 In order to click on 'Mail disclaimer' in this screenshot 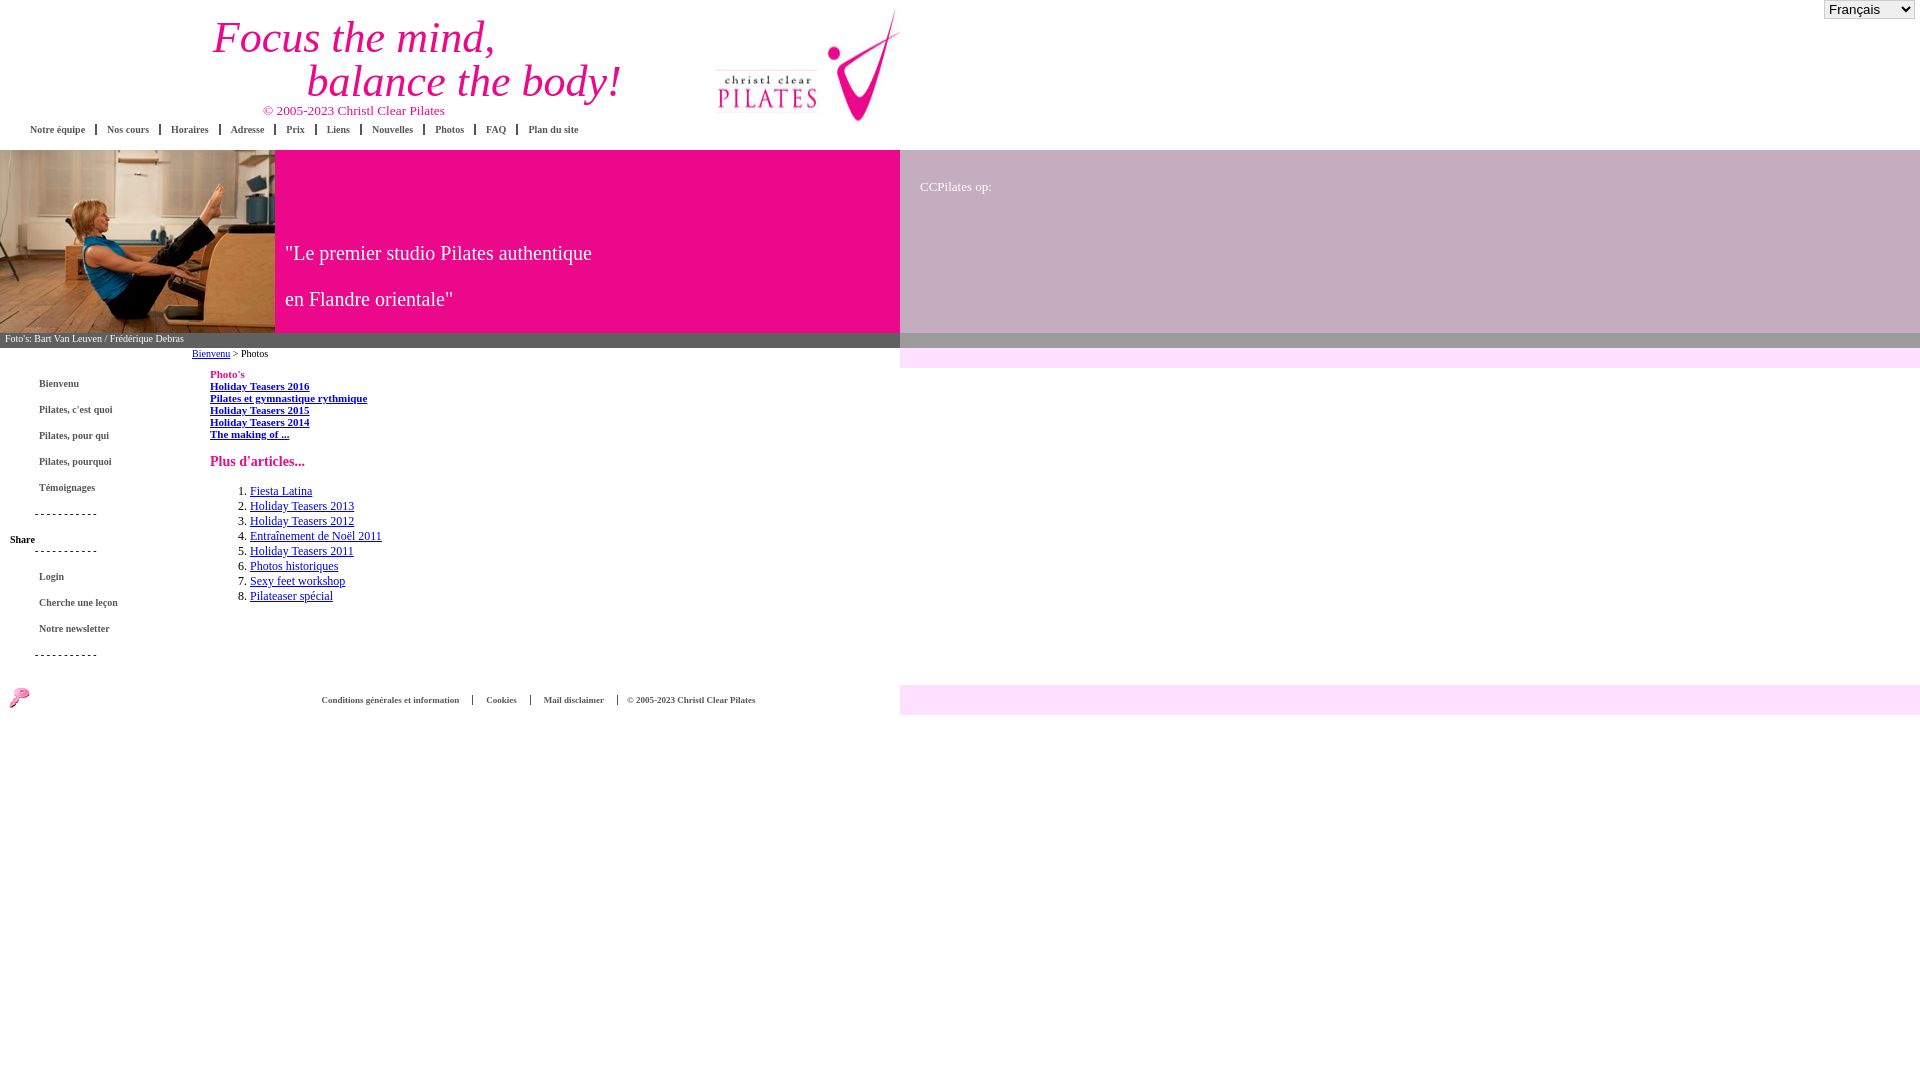, I will do `click(573, 698)`.